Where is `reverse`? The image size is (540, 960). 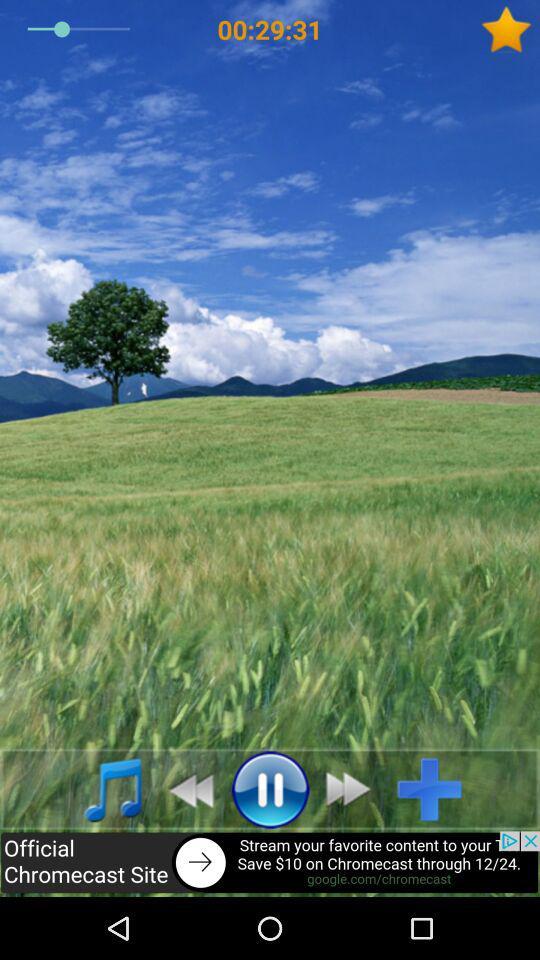 reverse is located at coordinates (185, 789).